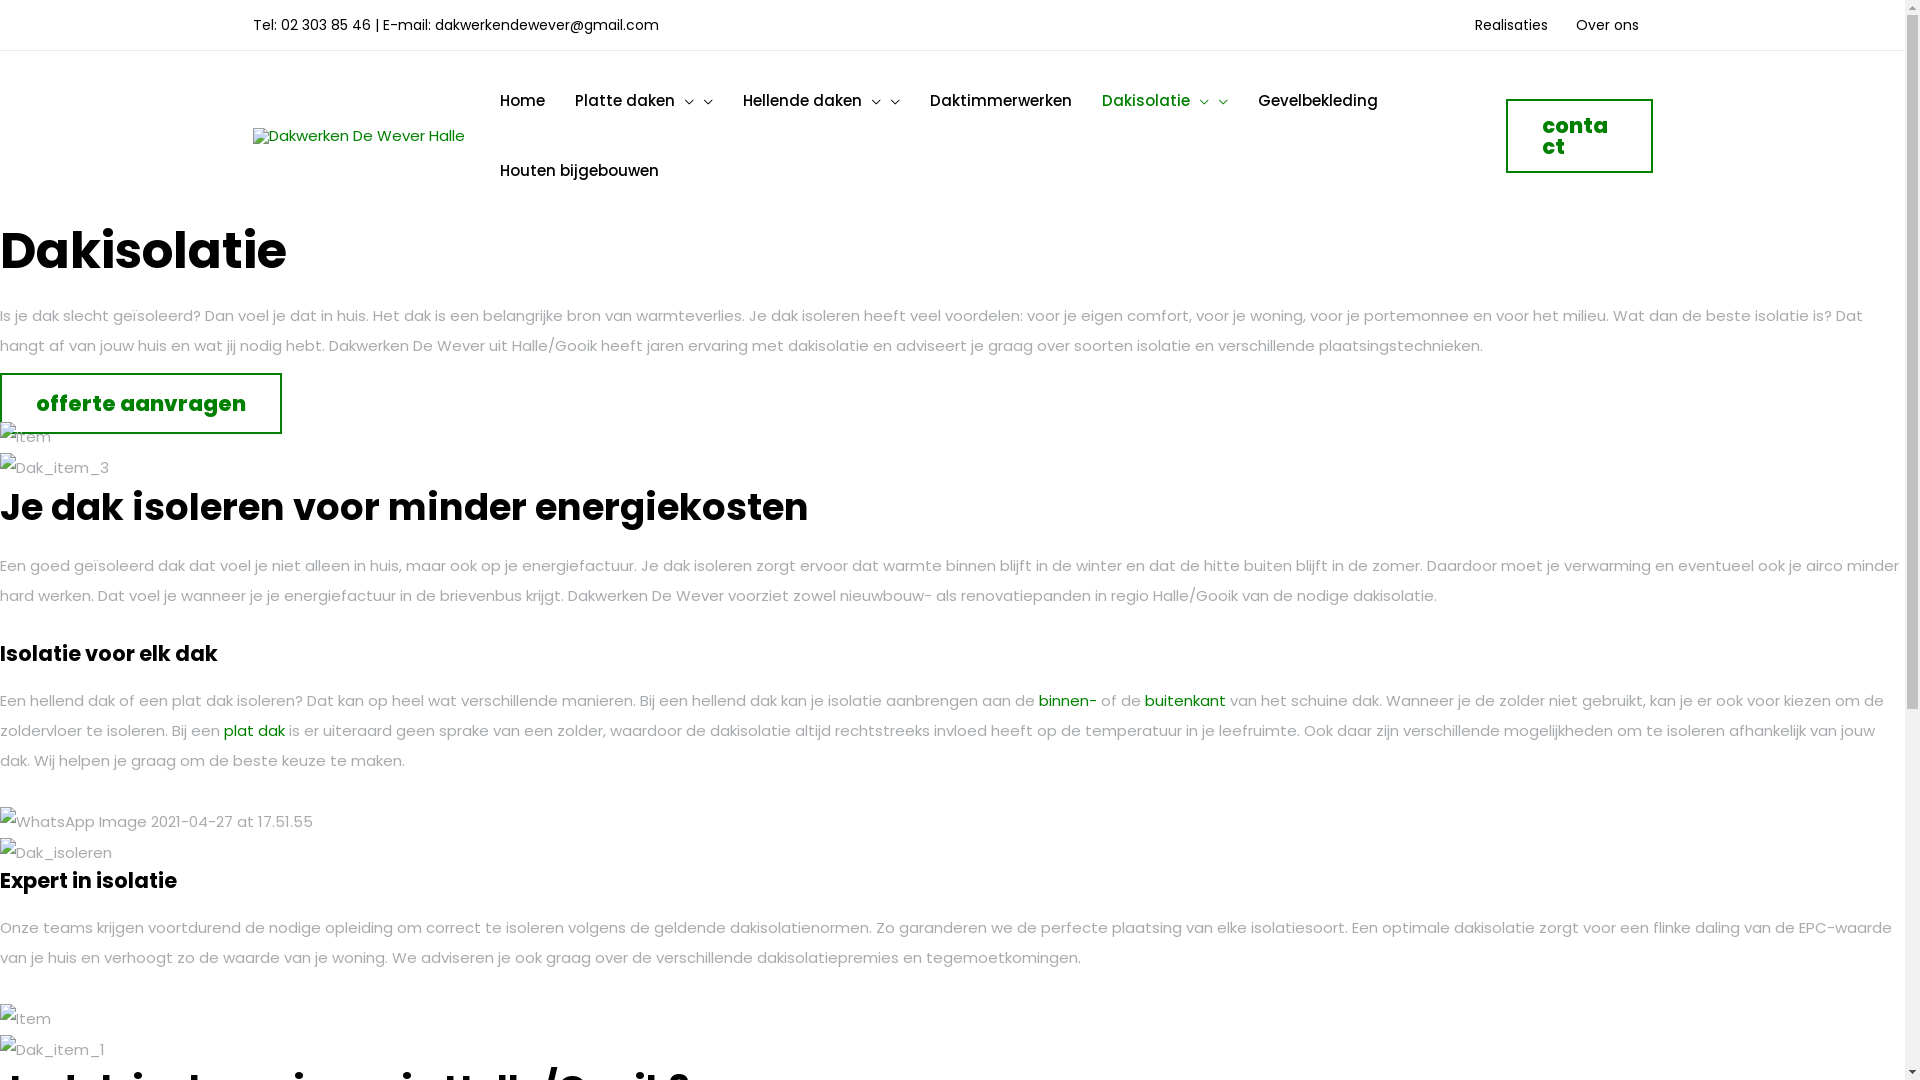 This screenshot has height=1080, width=1920. I want to click on 'Item', so click(0, 435).